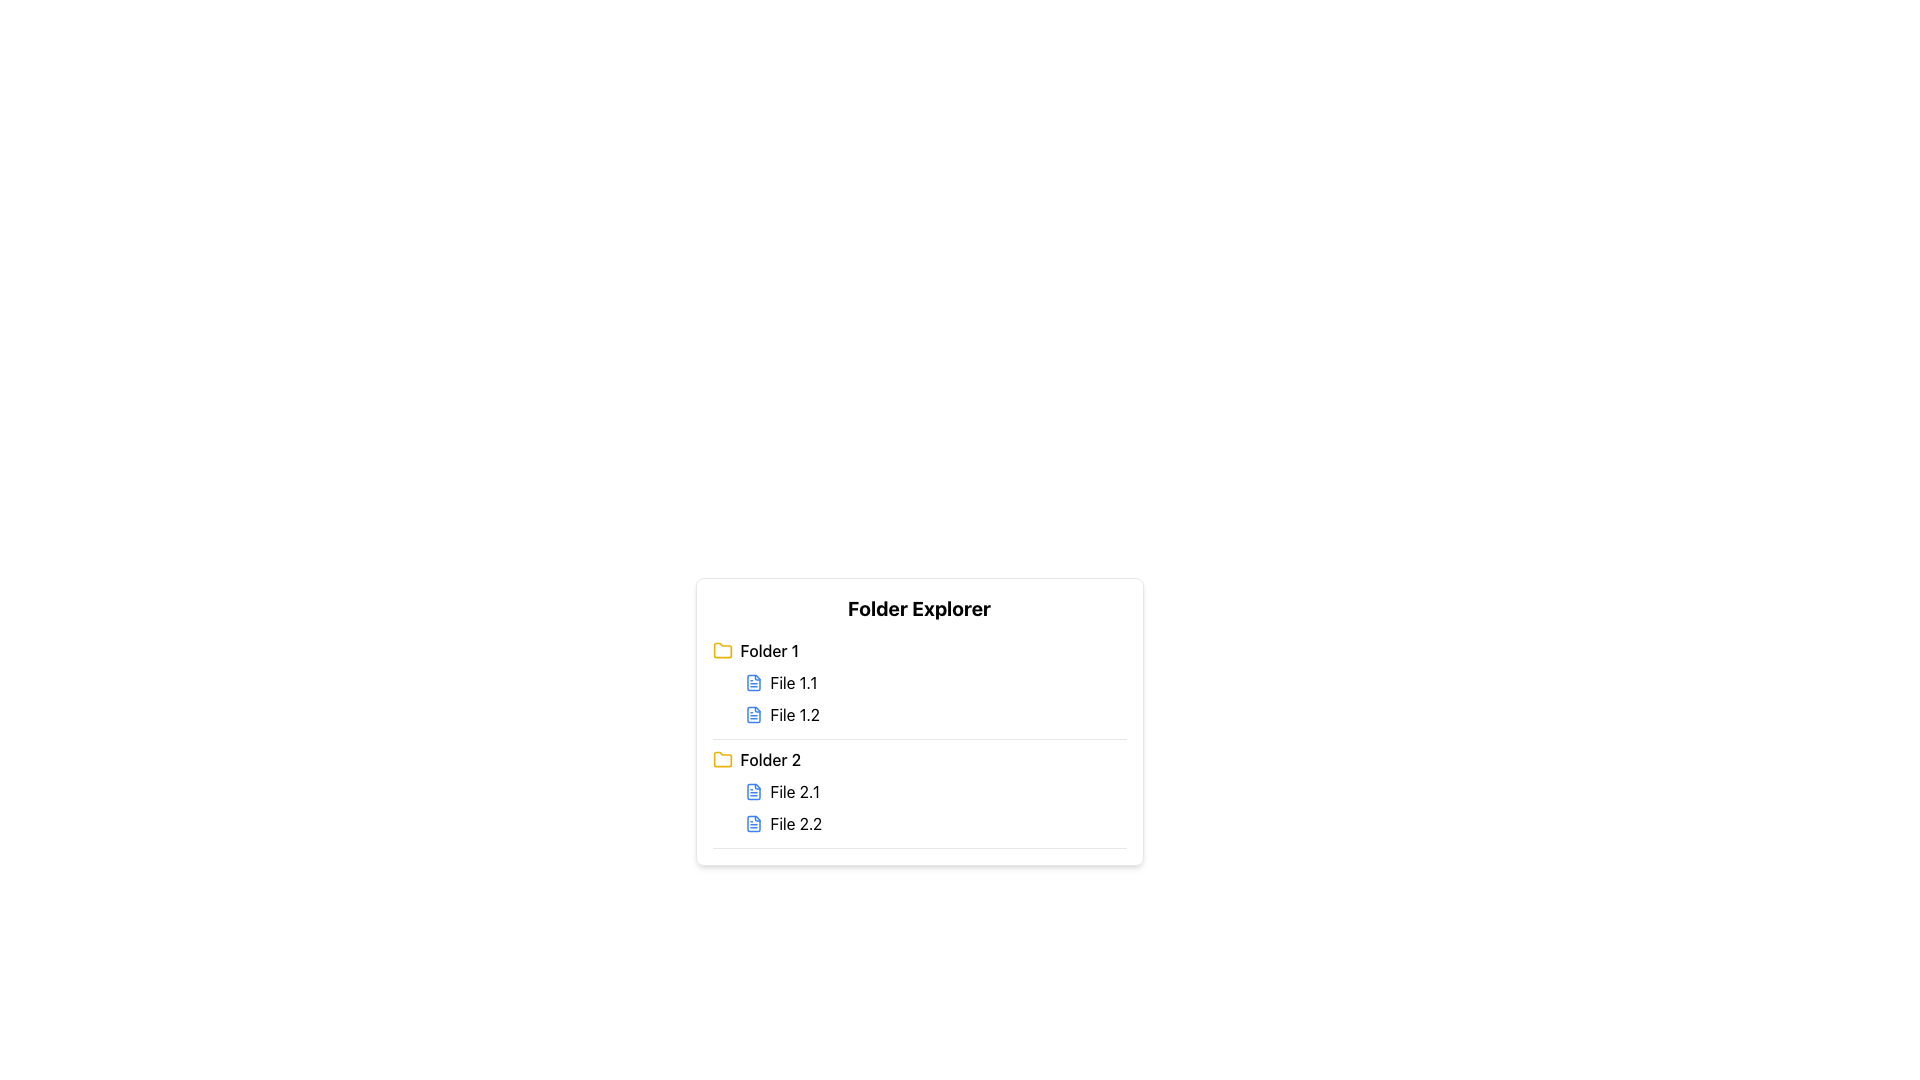 This screenshot has width=1920, height=1080. What do you see at coordinates (752, 681) in the screenshot?
I see `the blue document icon located to the left of the text 'File 1.1' in the folder explorer interface for interaction` at bounding box center [752, 681].